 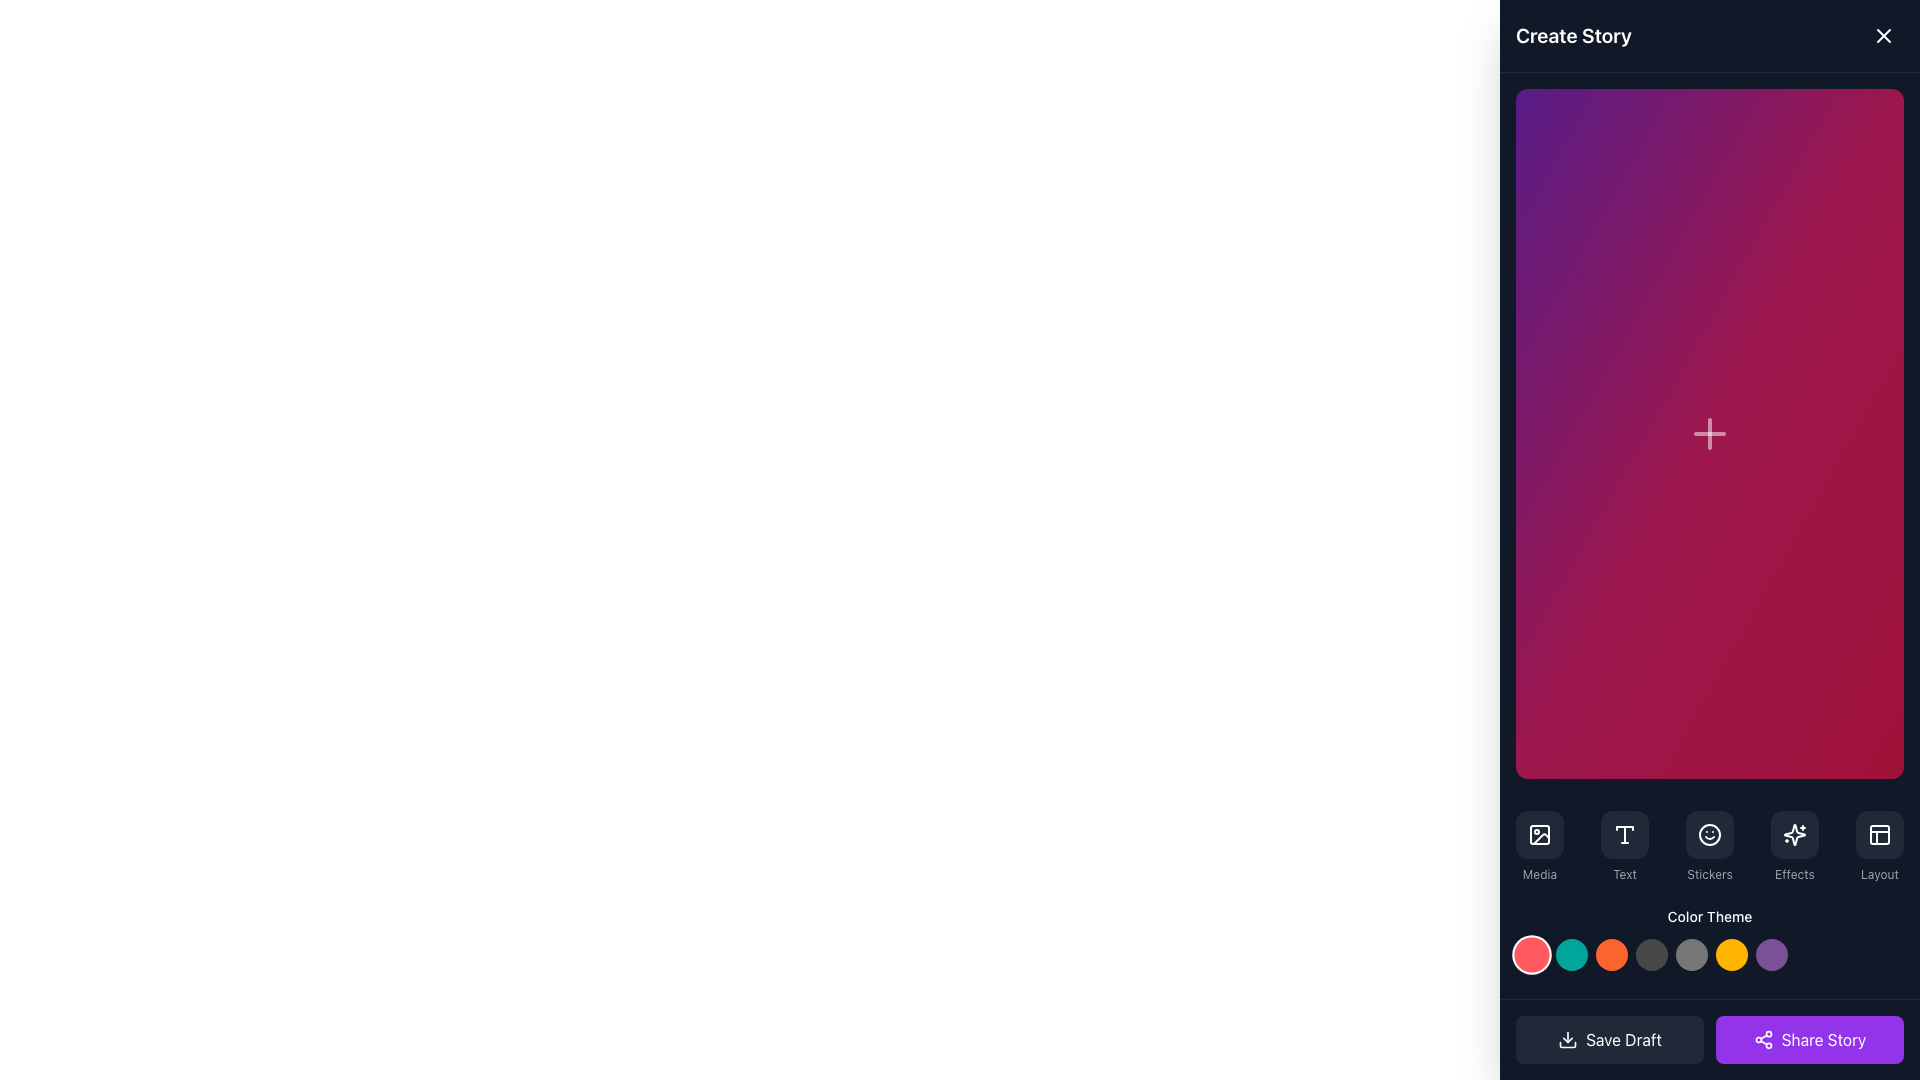 I want to click on text content of the 'Save Draft' button, which is styled with a white font on a dark background and located at the bottom-left corner of the application's interface, so click(x=1623, y=1039).